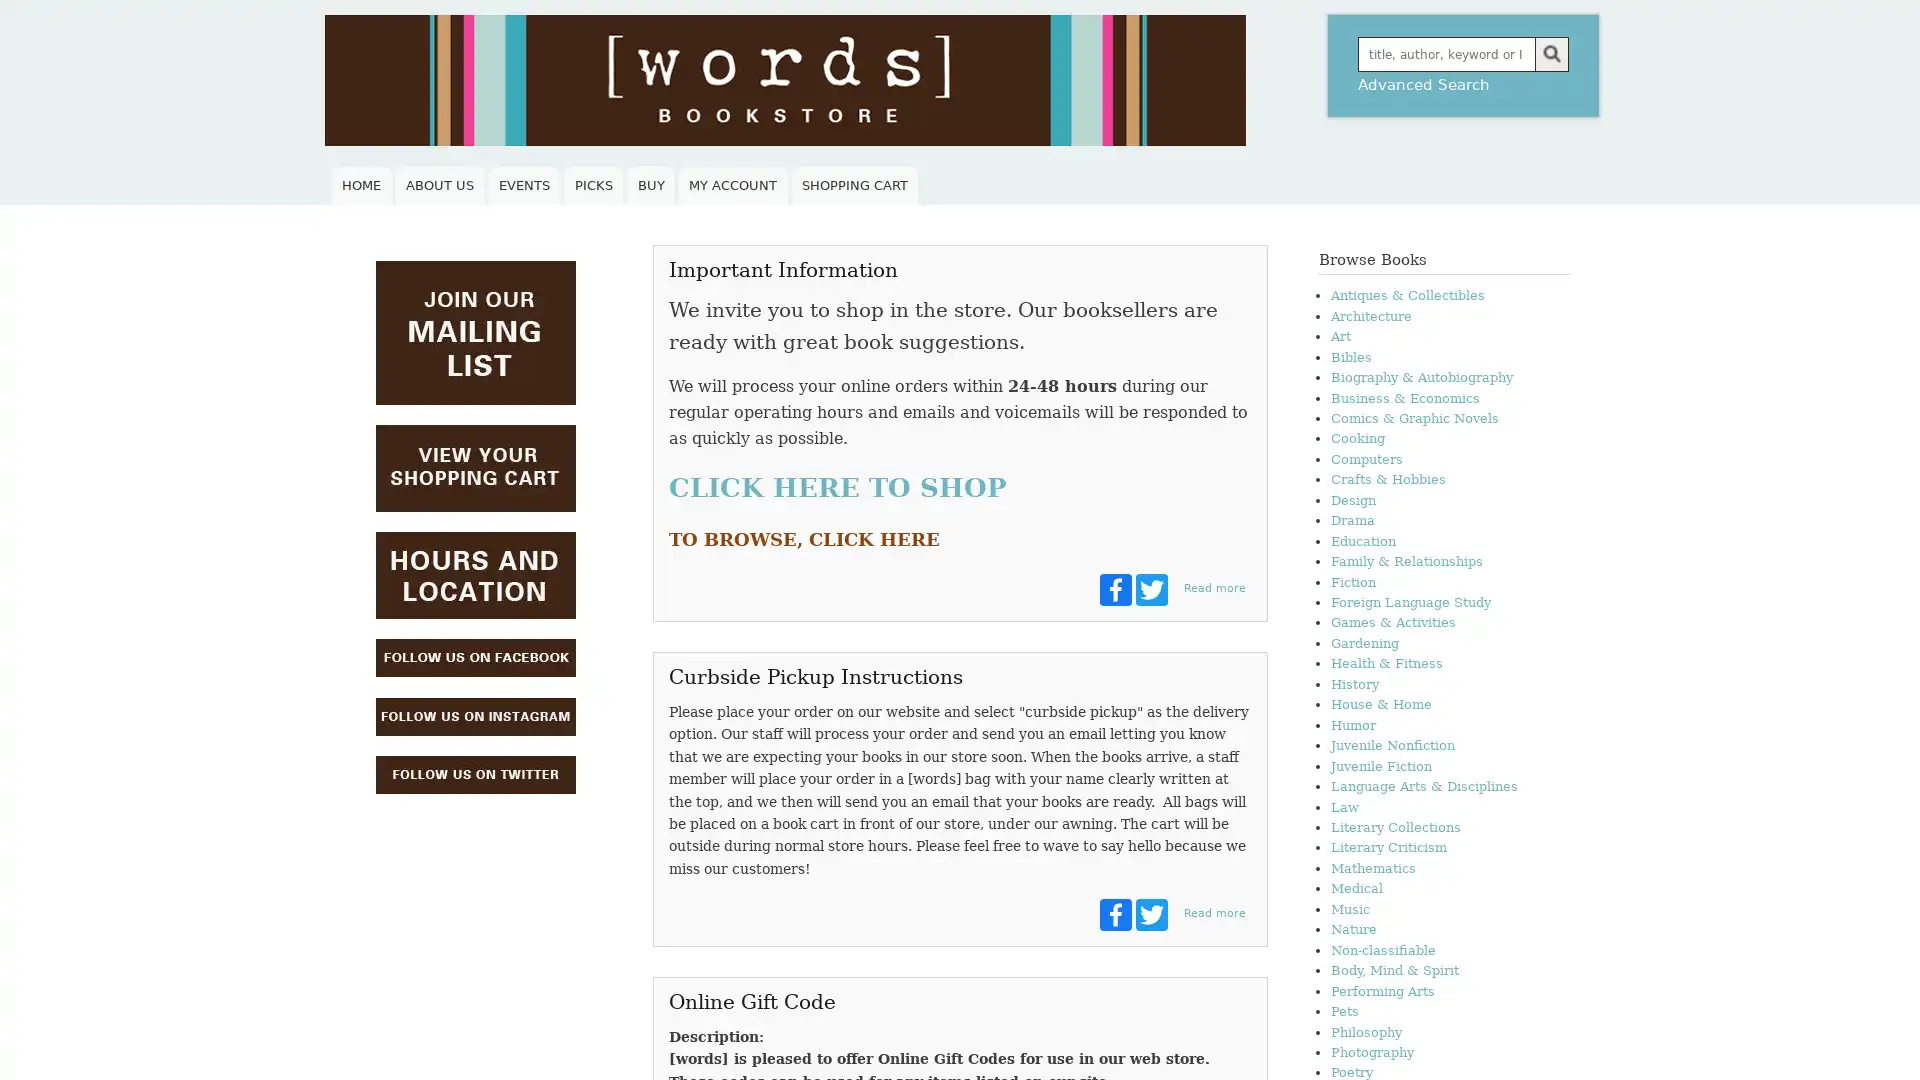  I want to click on Search, so click(1550, 53).